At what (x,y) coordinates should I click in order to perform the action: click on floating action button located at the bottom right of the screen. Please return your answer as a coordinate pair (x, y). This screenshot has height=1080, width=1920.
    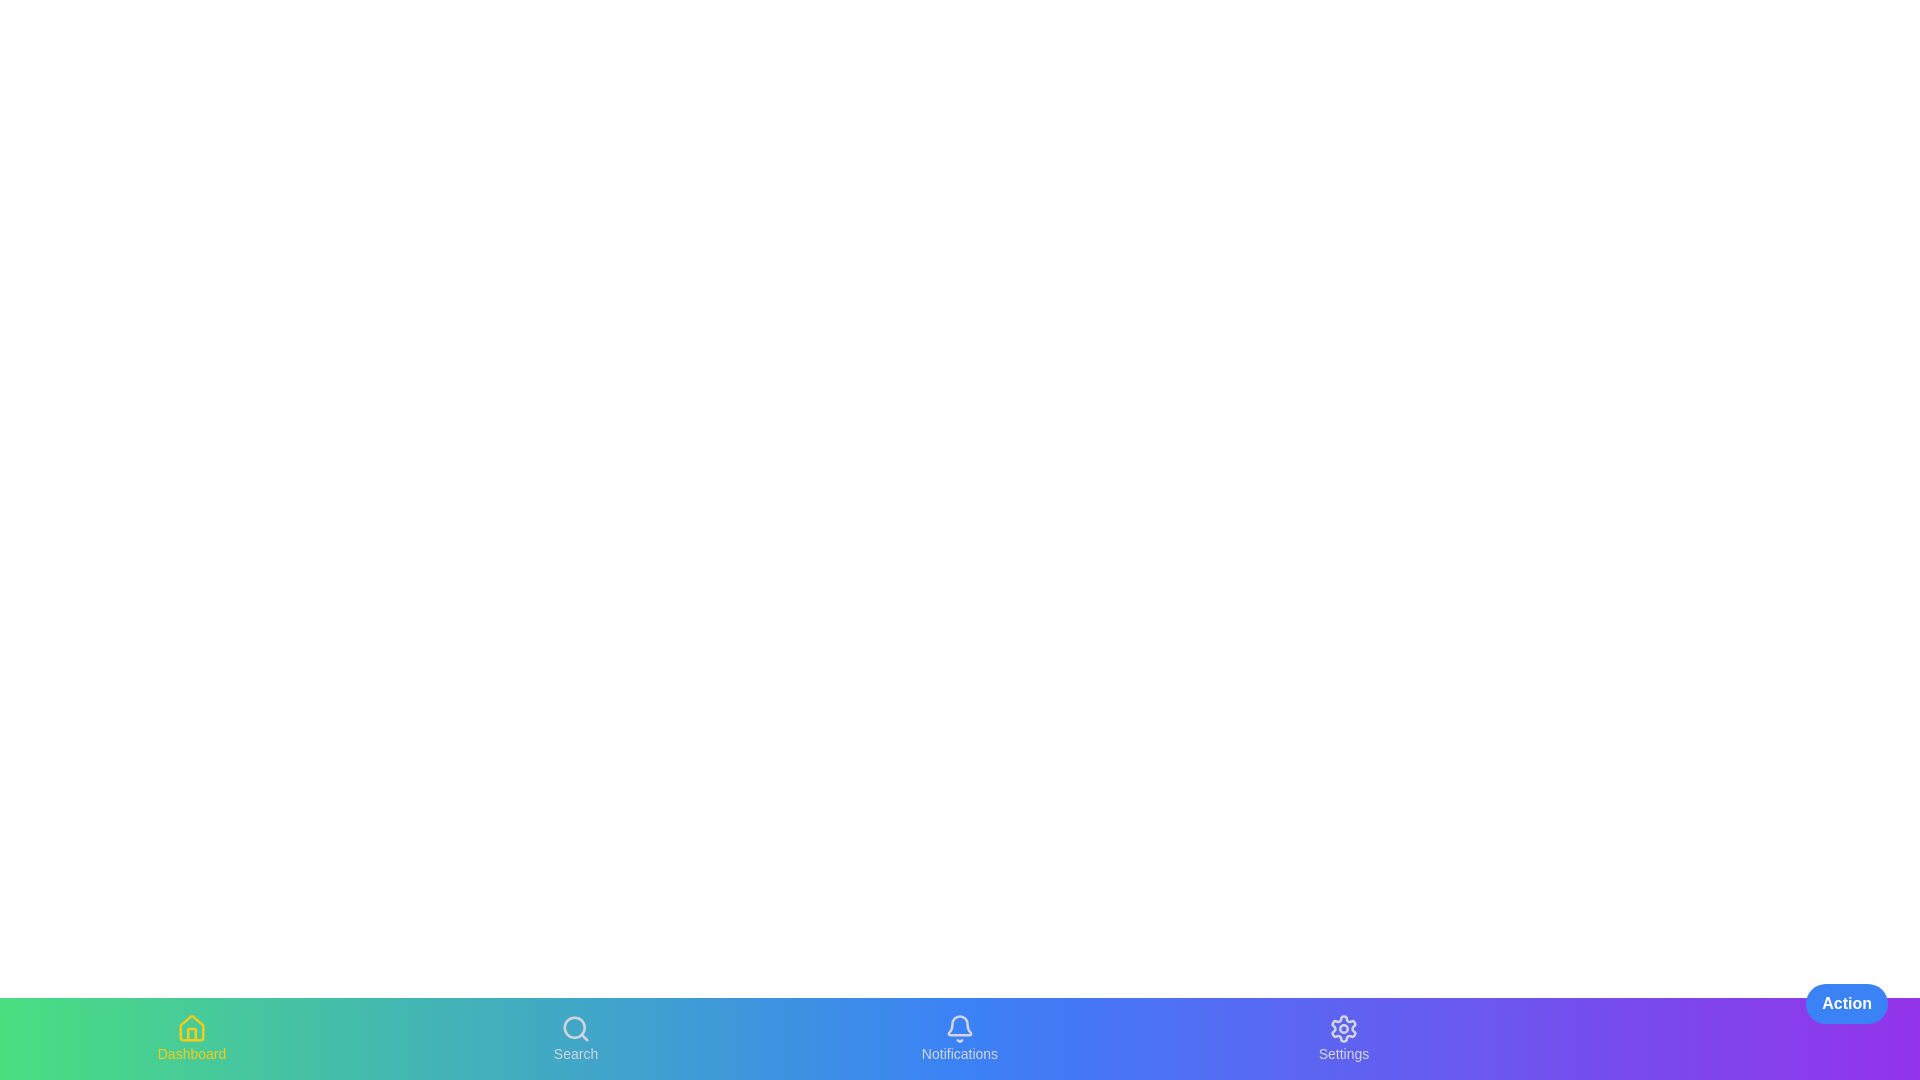
    Looking at the image, I should click on (1846, 1003).